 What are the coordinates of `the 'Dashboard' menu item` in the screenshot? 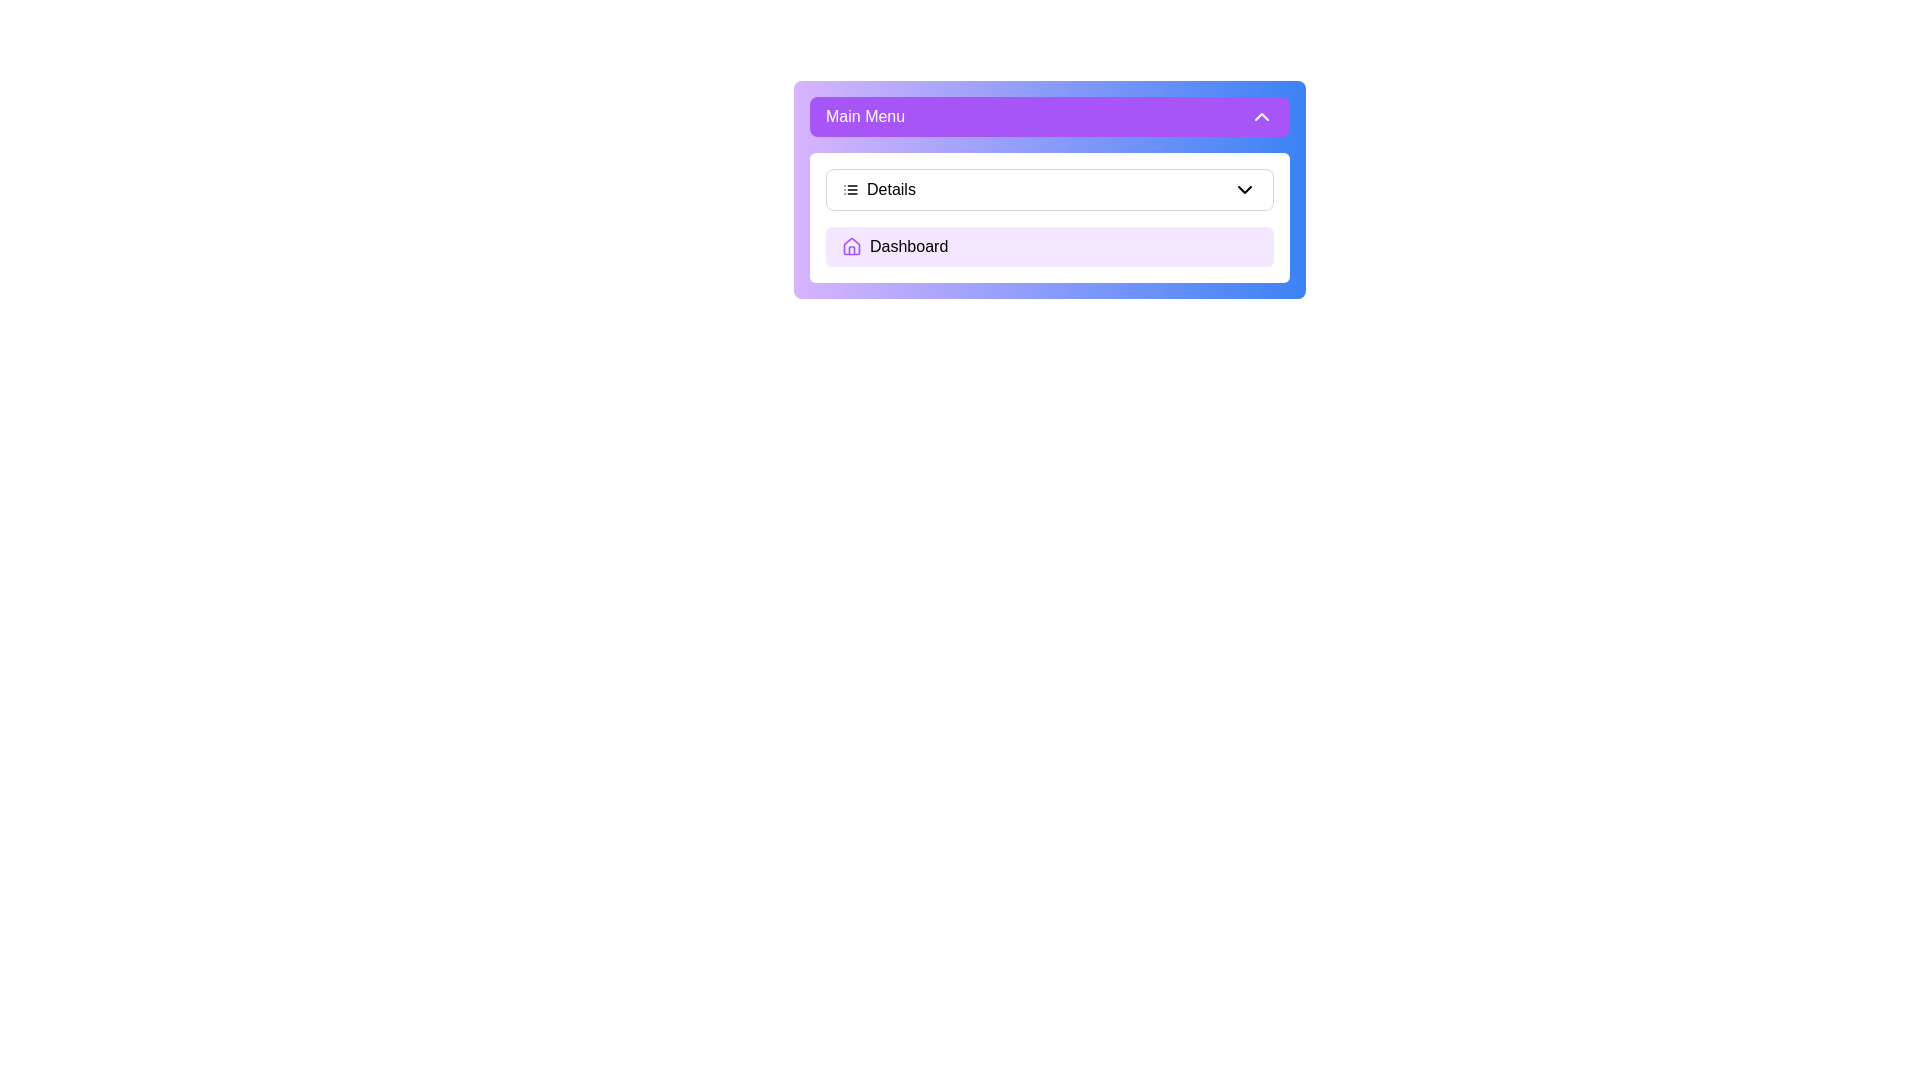 It's located at (1049, 245).